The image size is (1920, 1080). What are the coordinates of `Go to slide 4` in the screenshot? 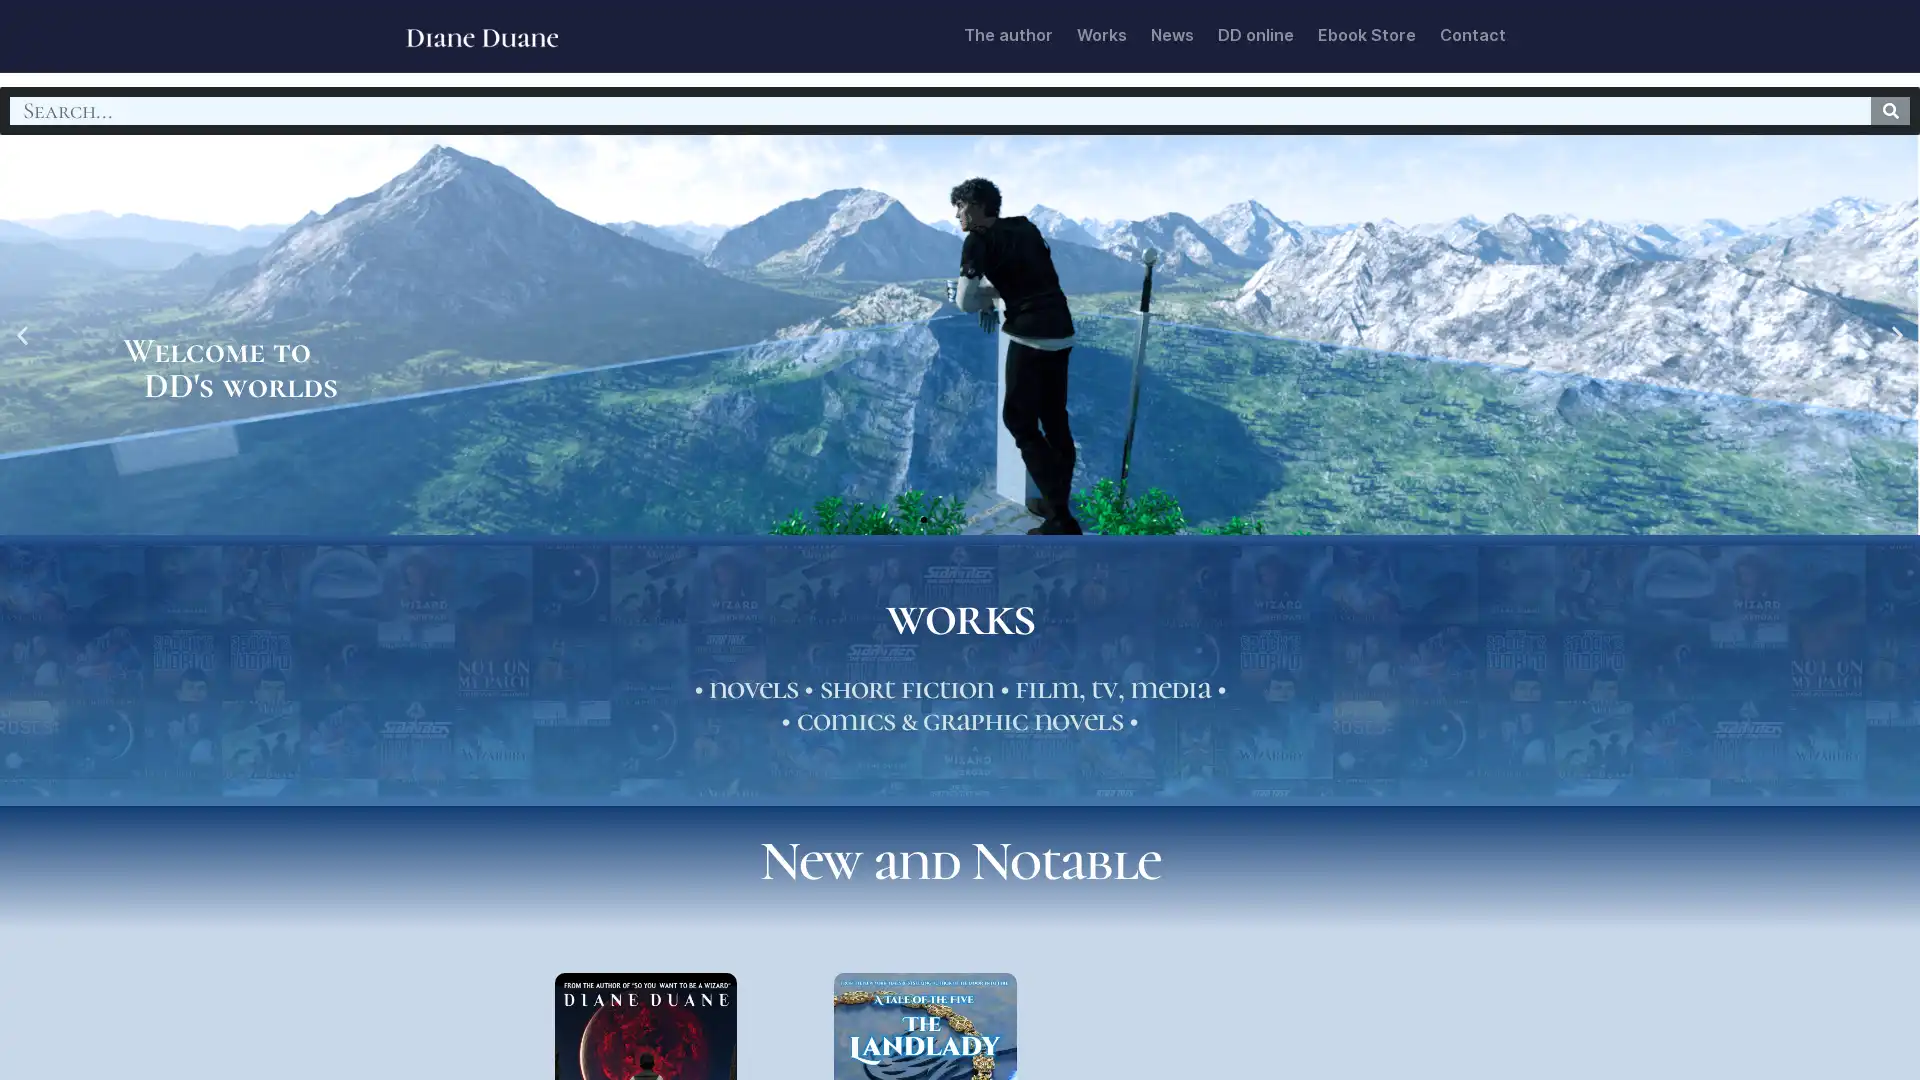 It's located at (978, 528).